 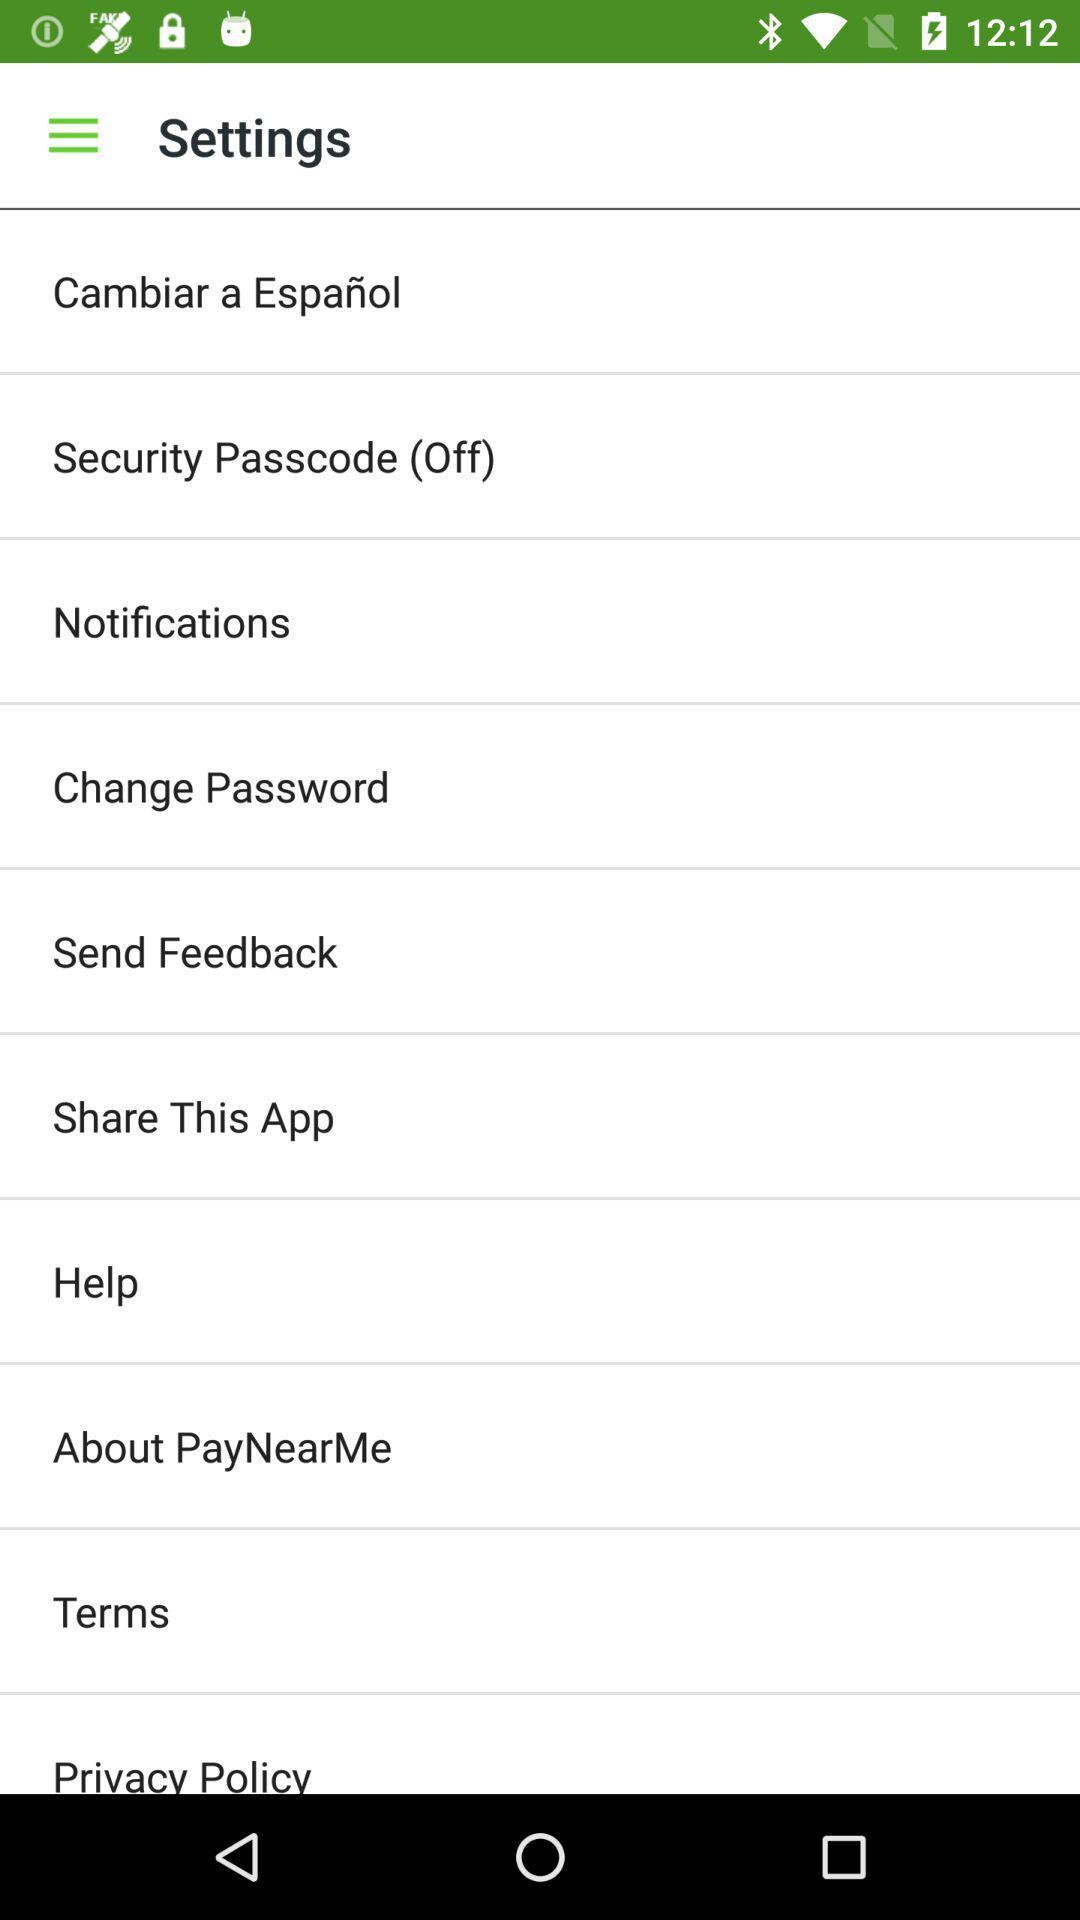 I want to click on the share this app item, so click(x=540, y=1115).